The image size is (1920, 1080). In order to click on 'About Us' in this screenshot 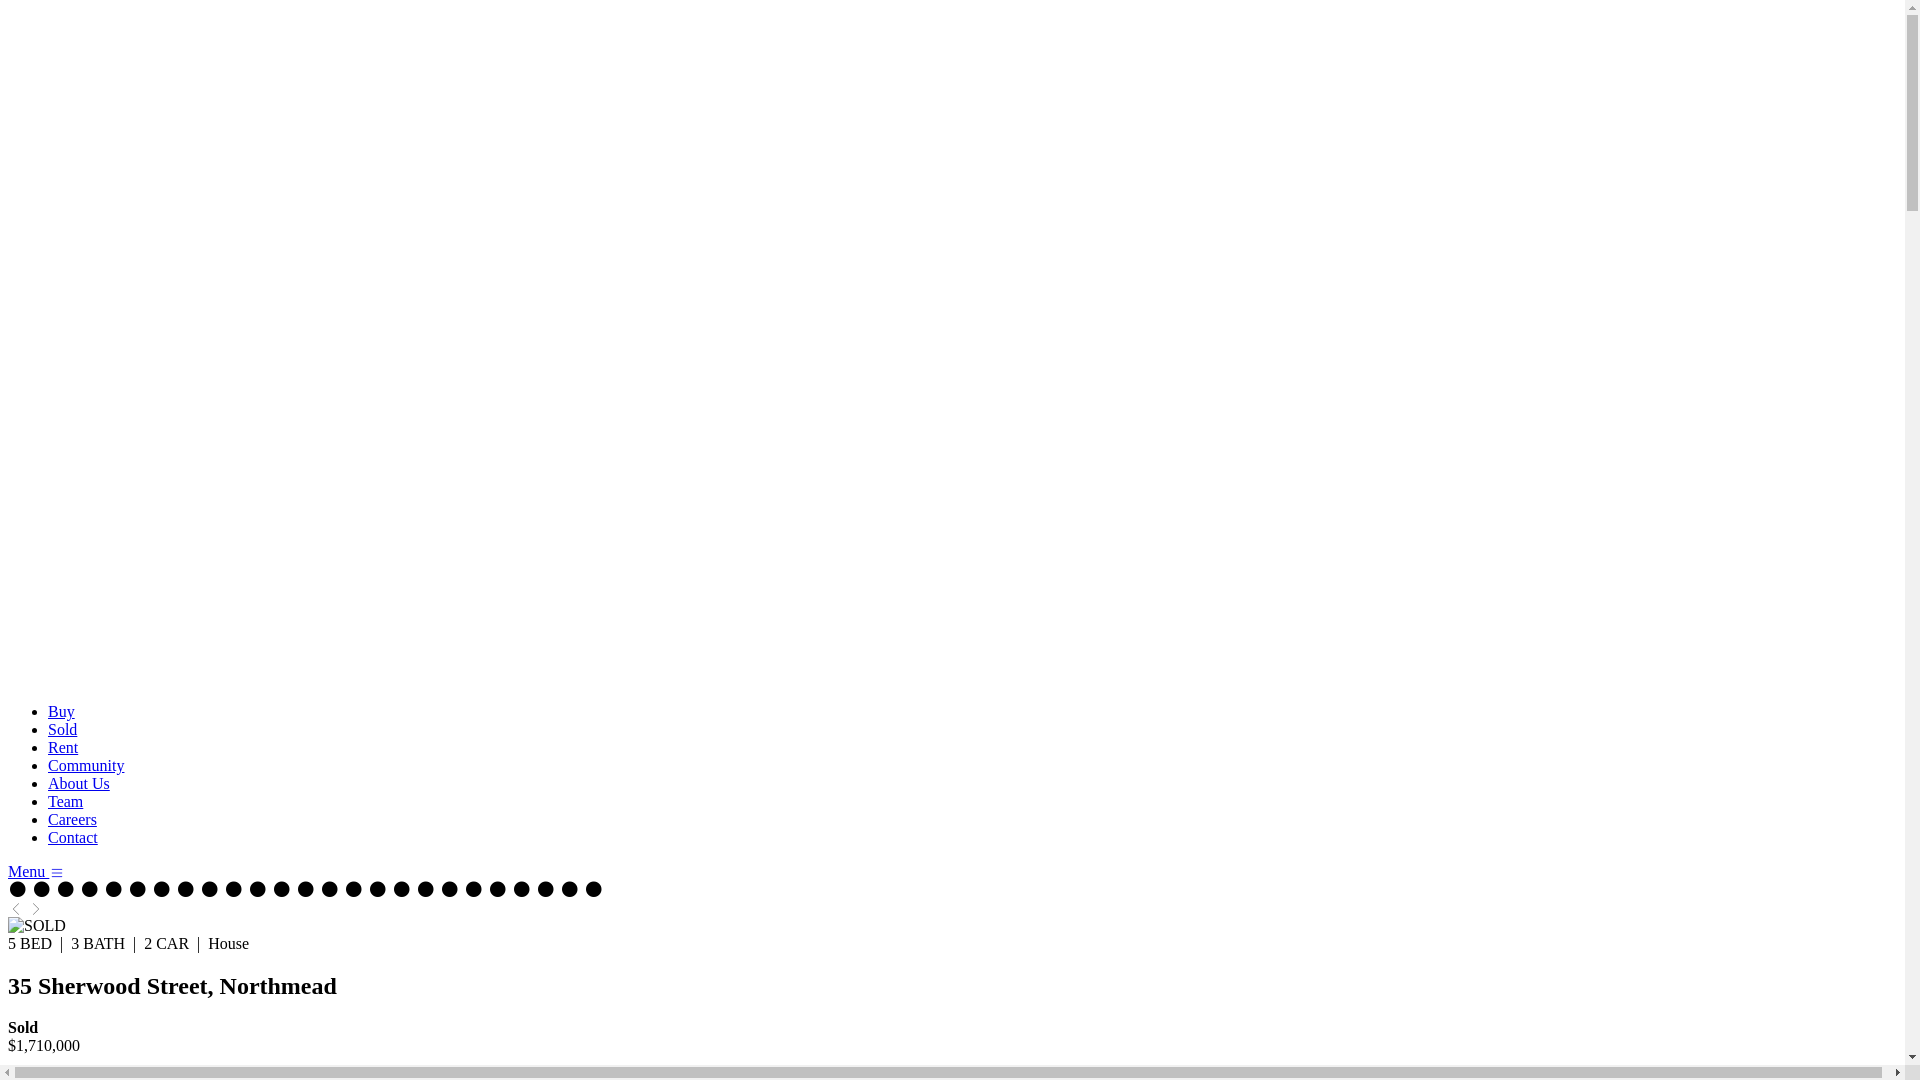, I will do `click(78, 782)`.